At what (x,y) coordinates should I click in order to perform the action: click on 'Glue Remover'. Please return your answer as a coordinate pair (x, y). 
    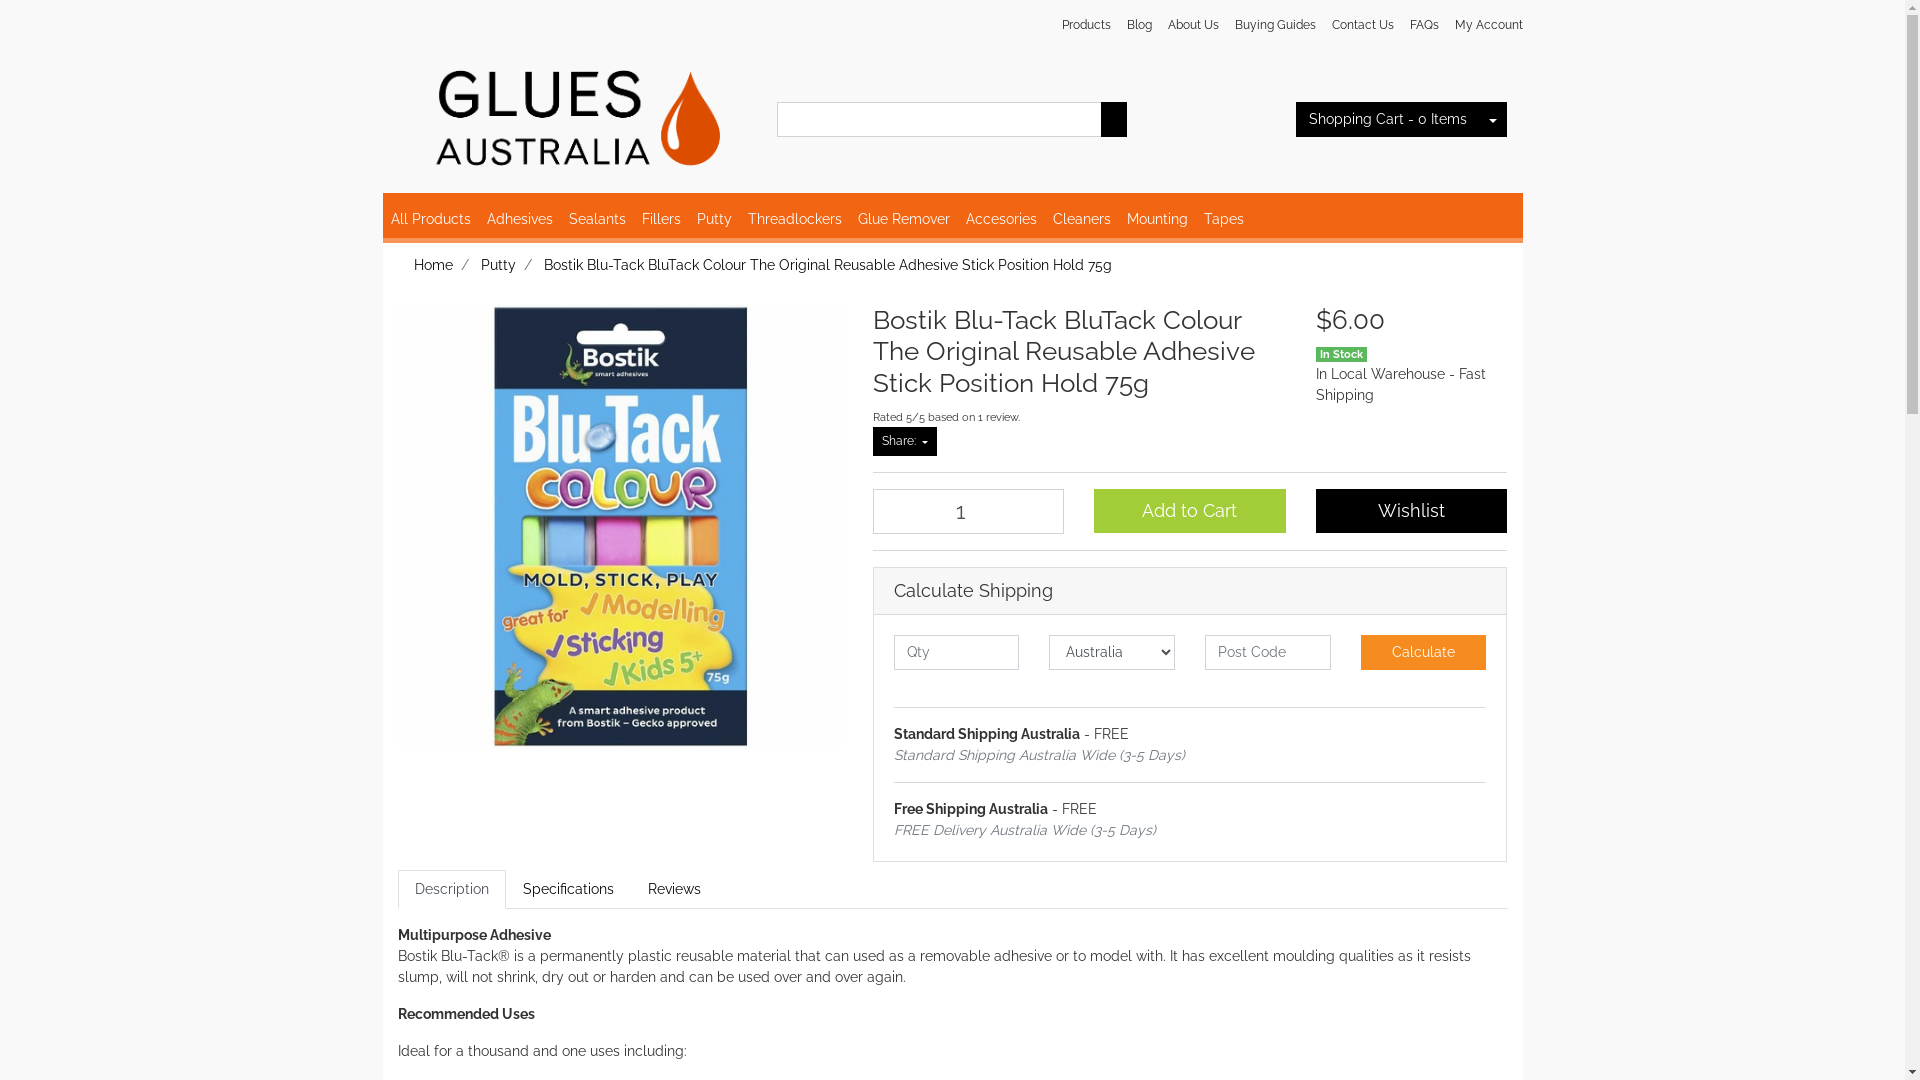
    Looking at the image, I should click on (902, 219).